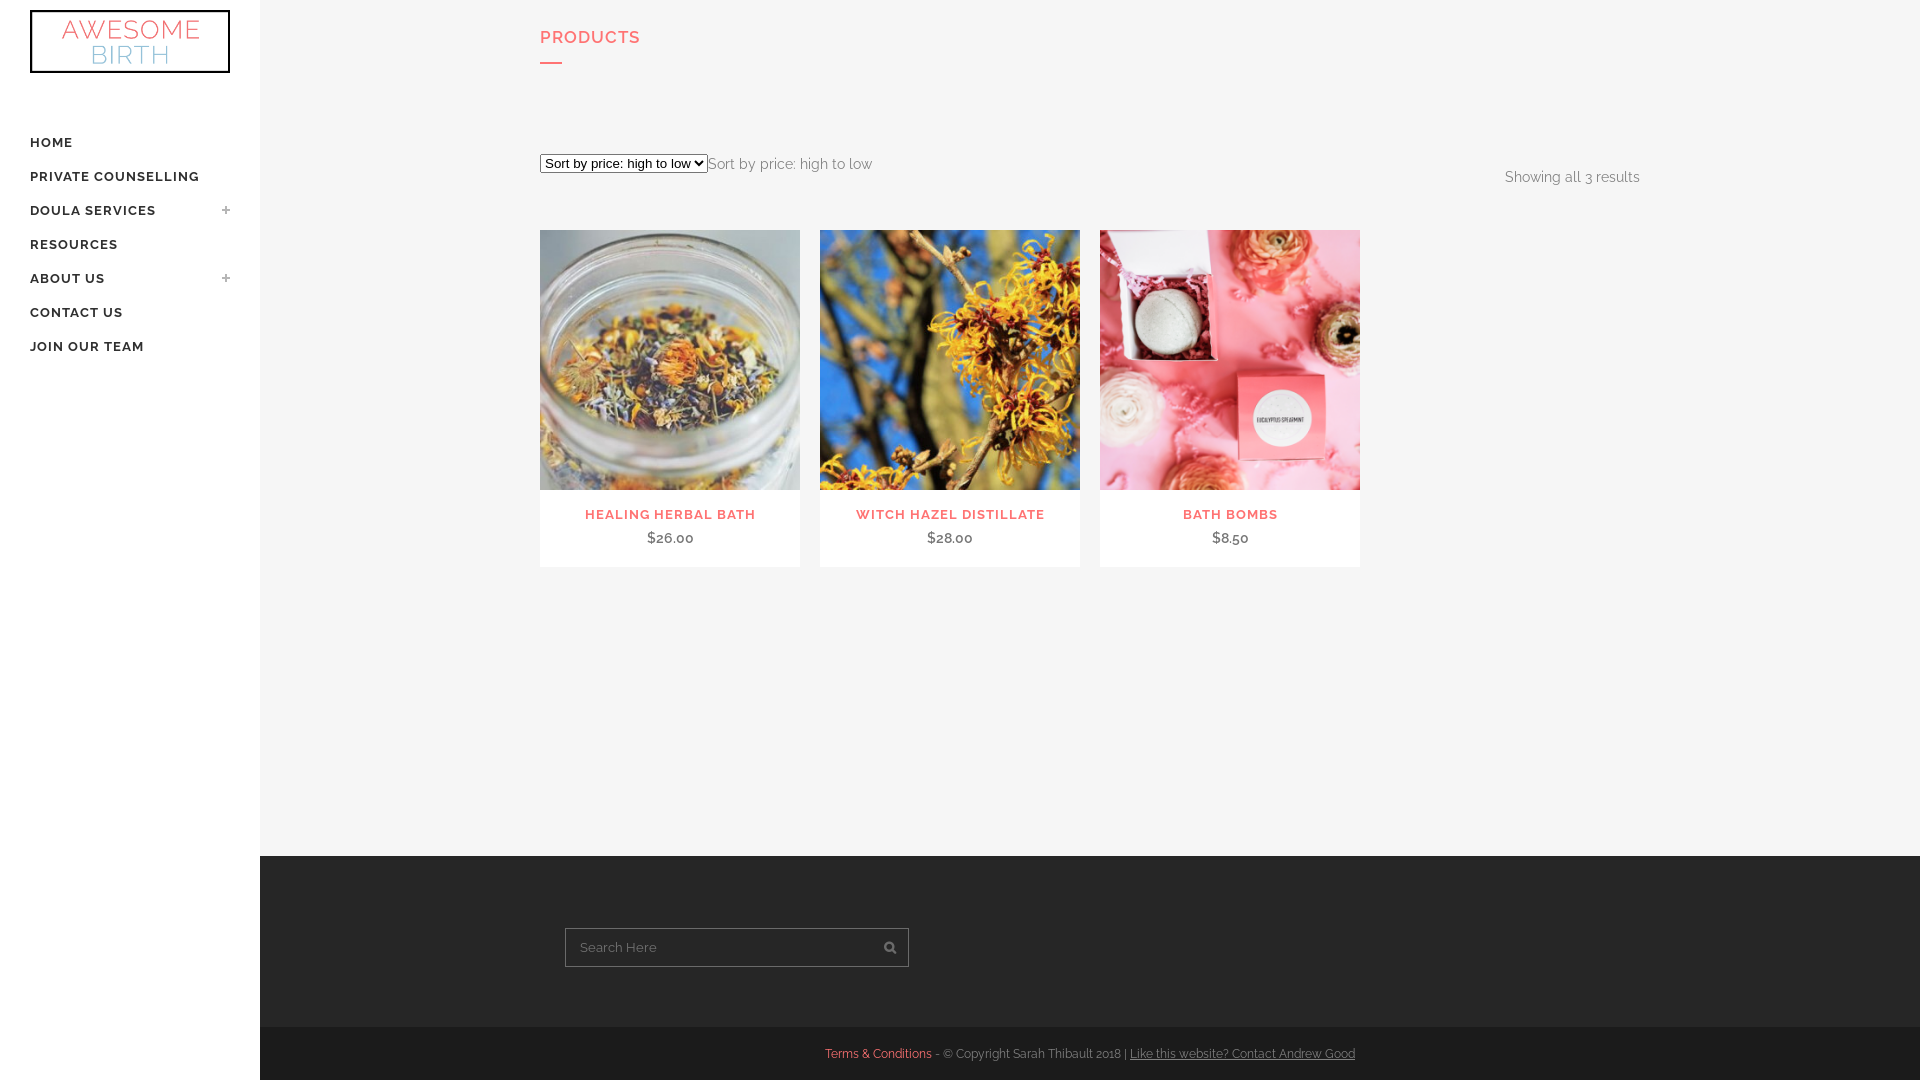  Describe the element at coordinates (128, 244) in the screenshot. I see `'RESOURCES'` at that location.